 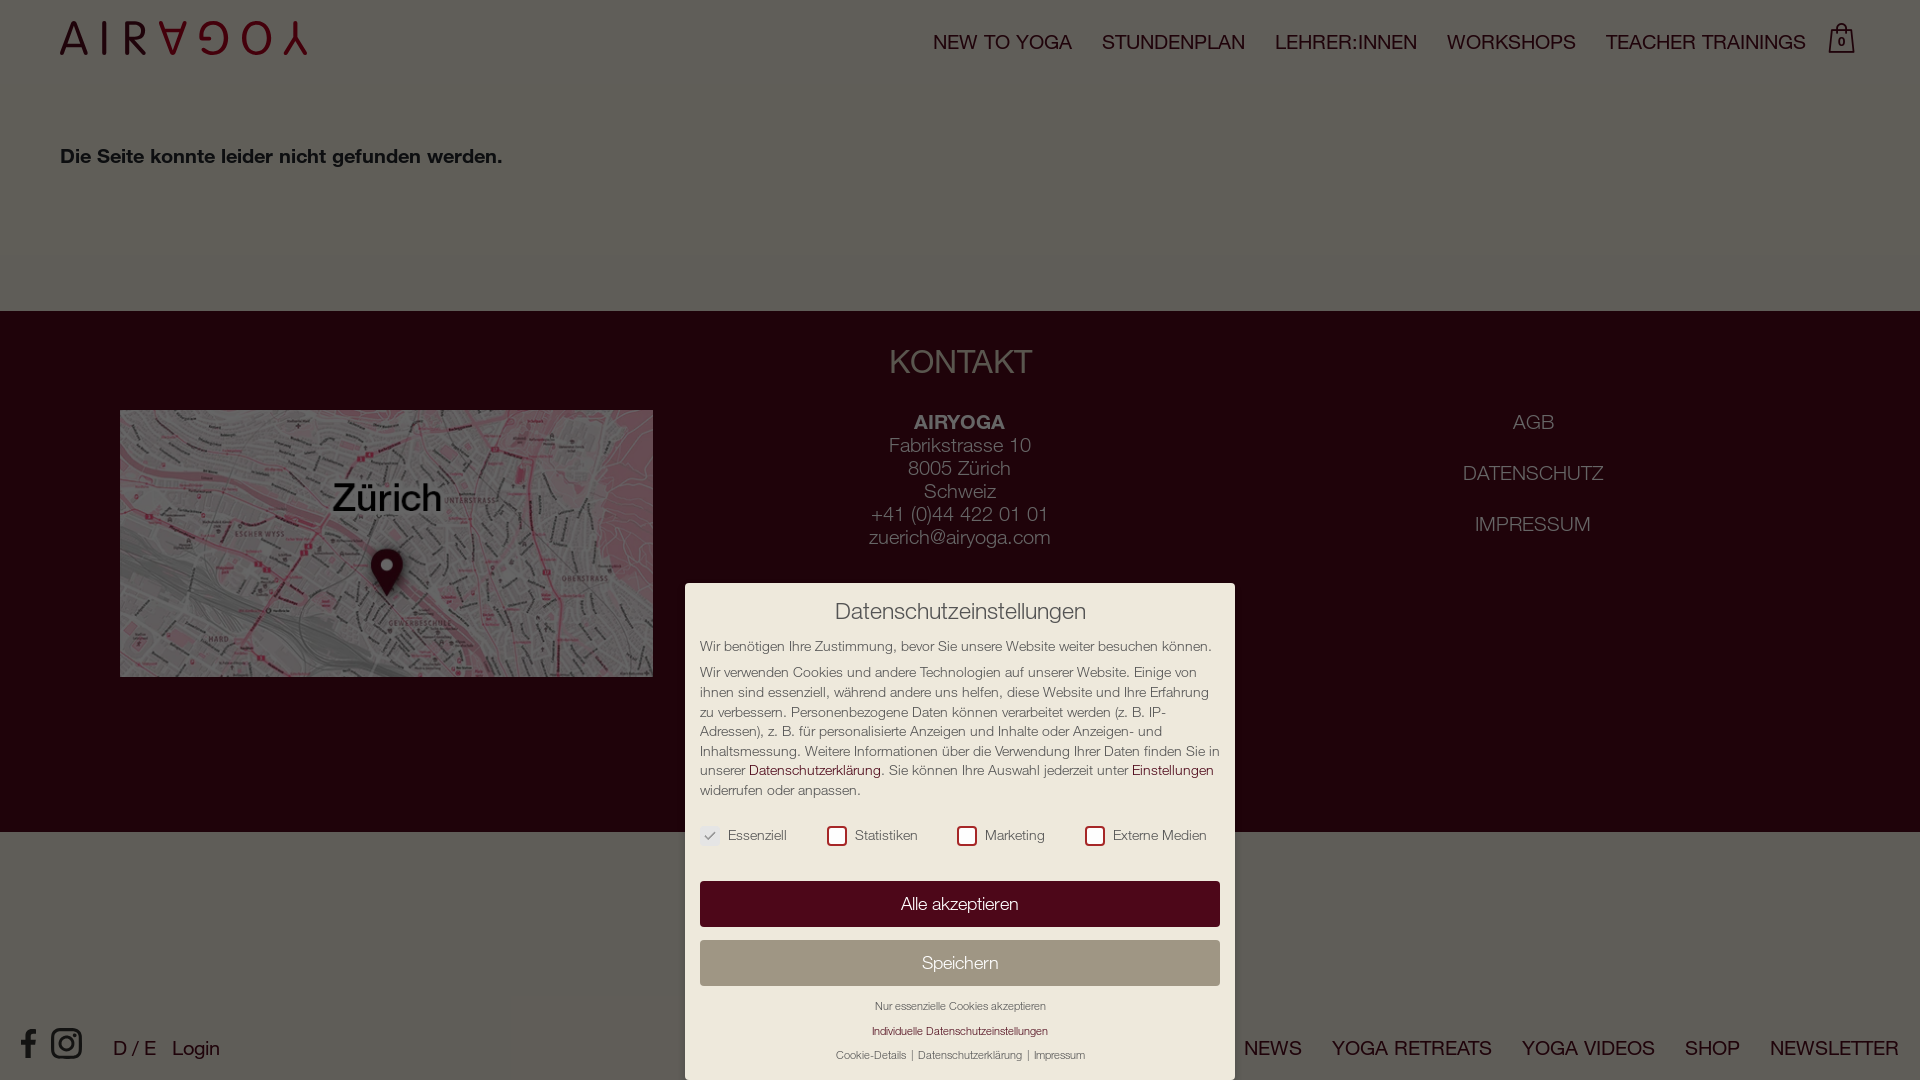 I want to click on 'WORKSHOPS', so click(x=1511, y=41).